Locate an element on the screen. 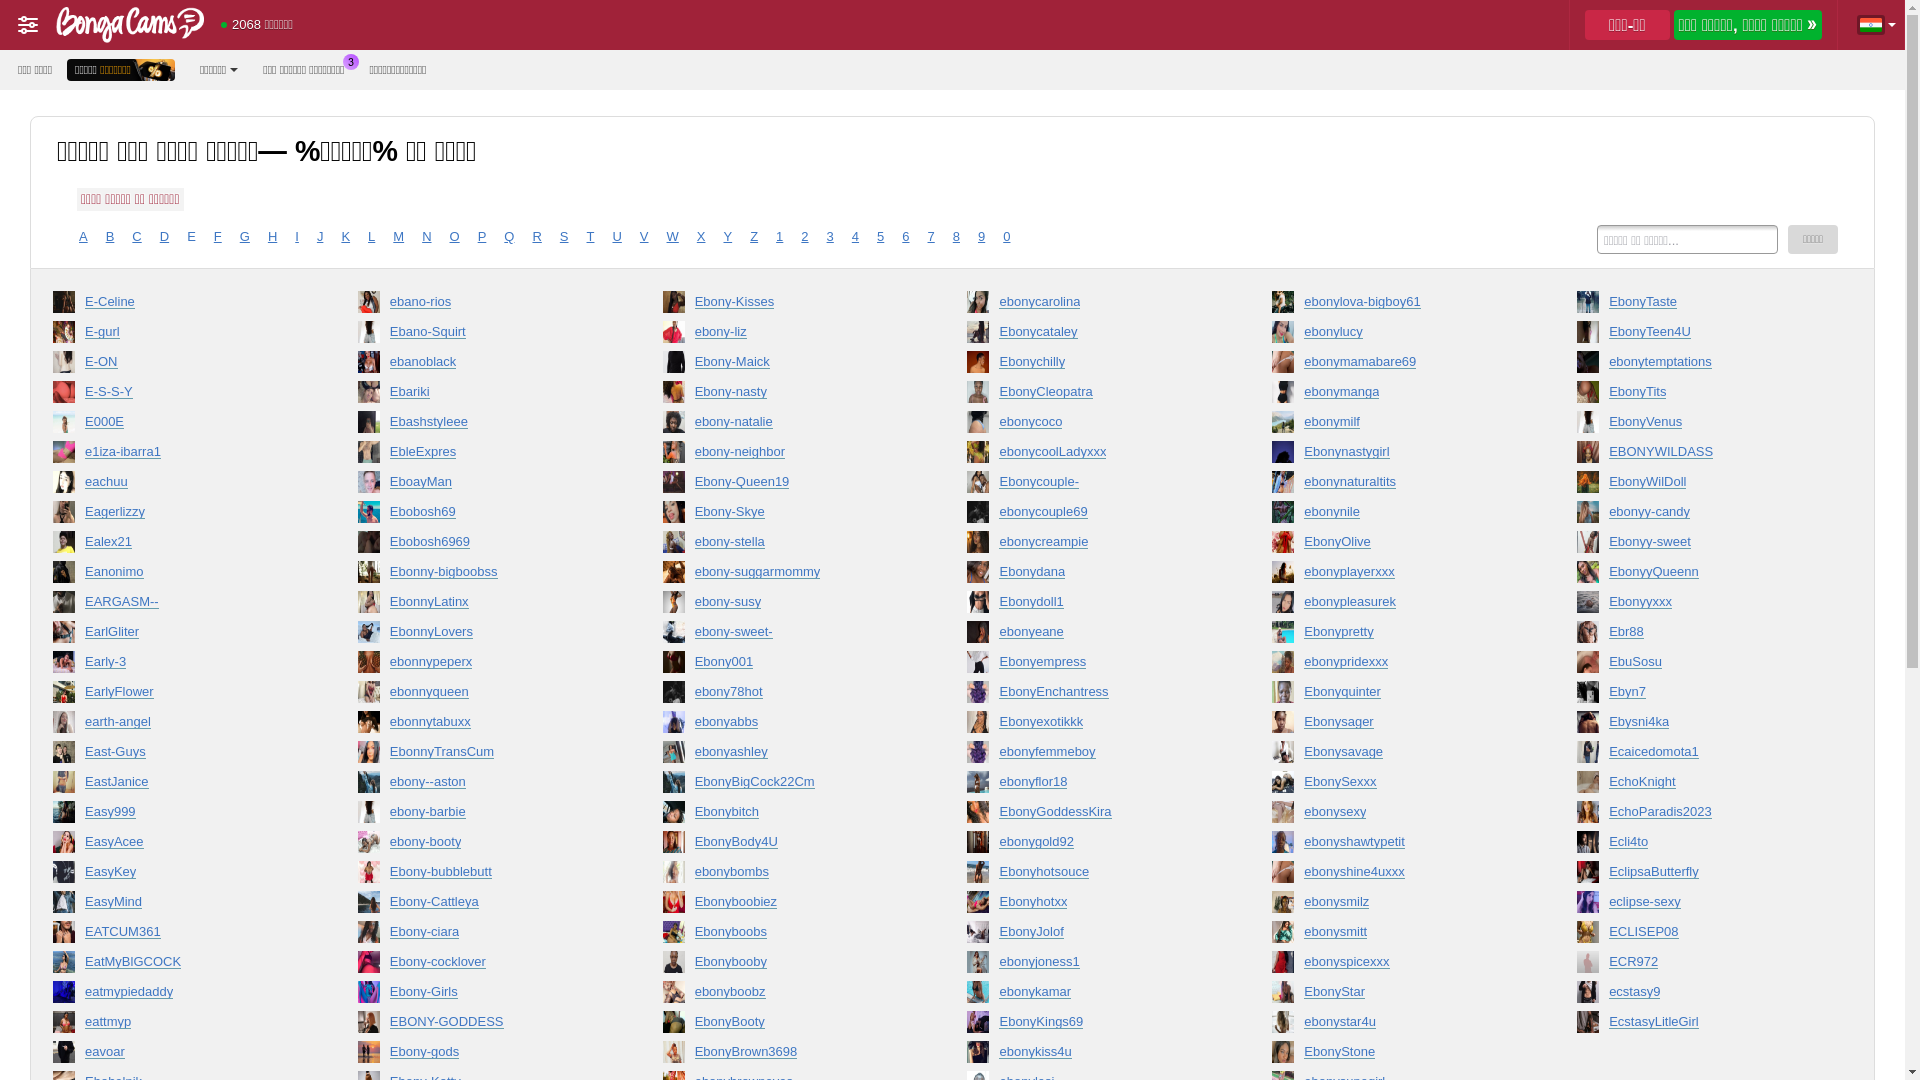  'eachuu' is located at coordinates (177, 486).